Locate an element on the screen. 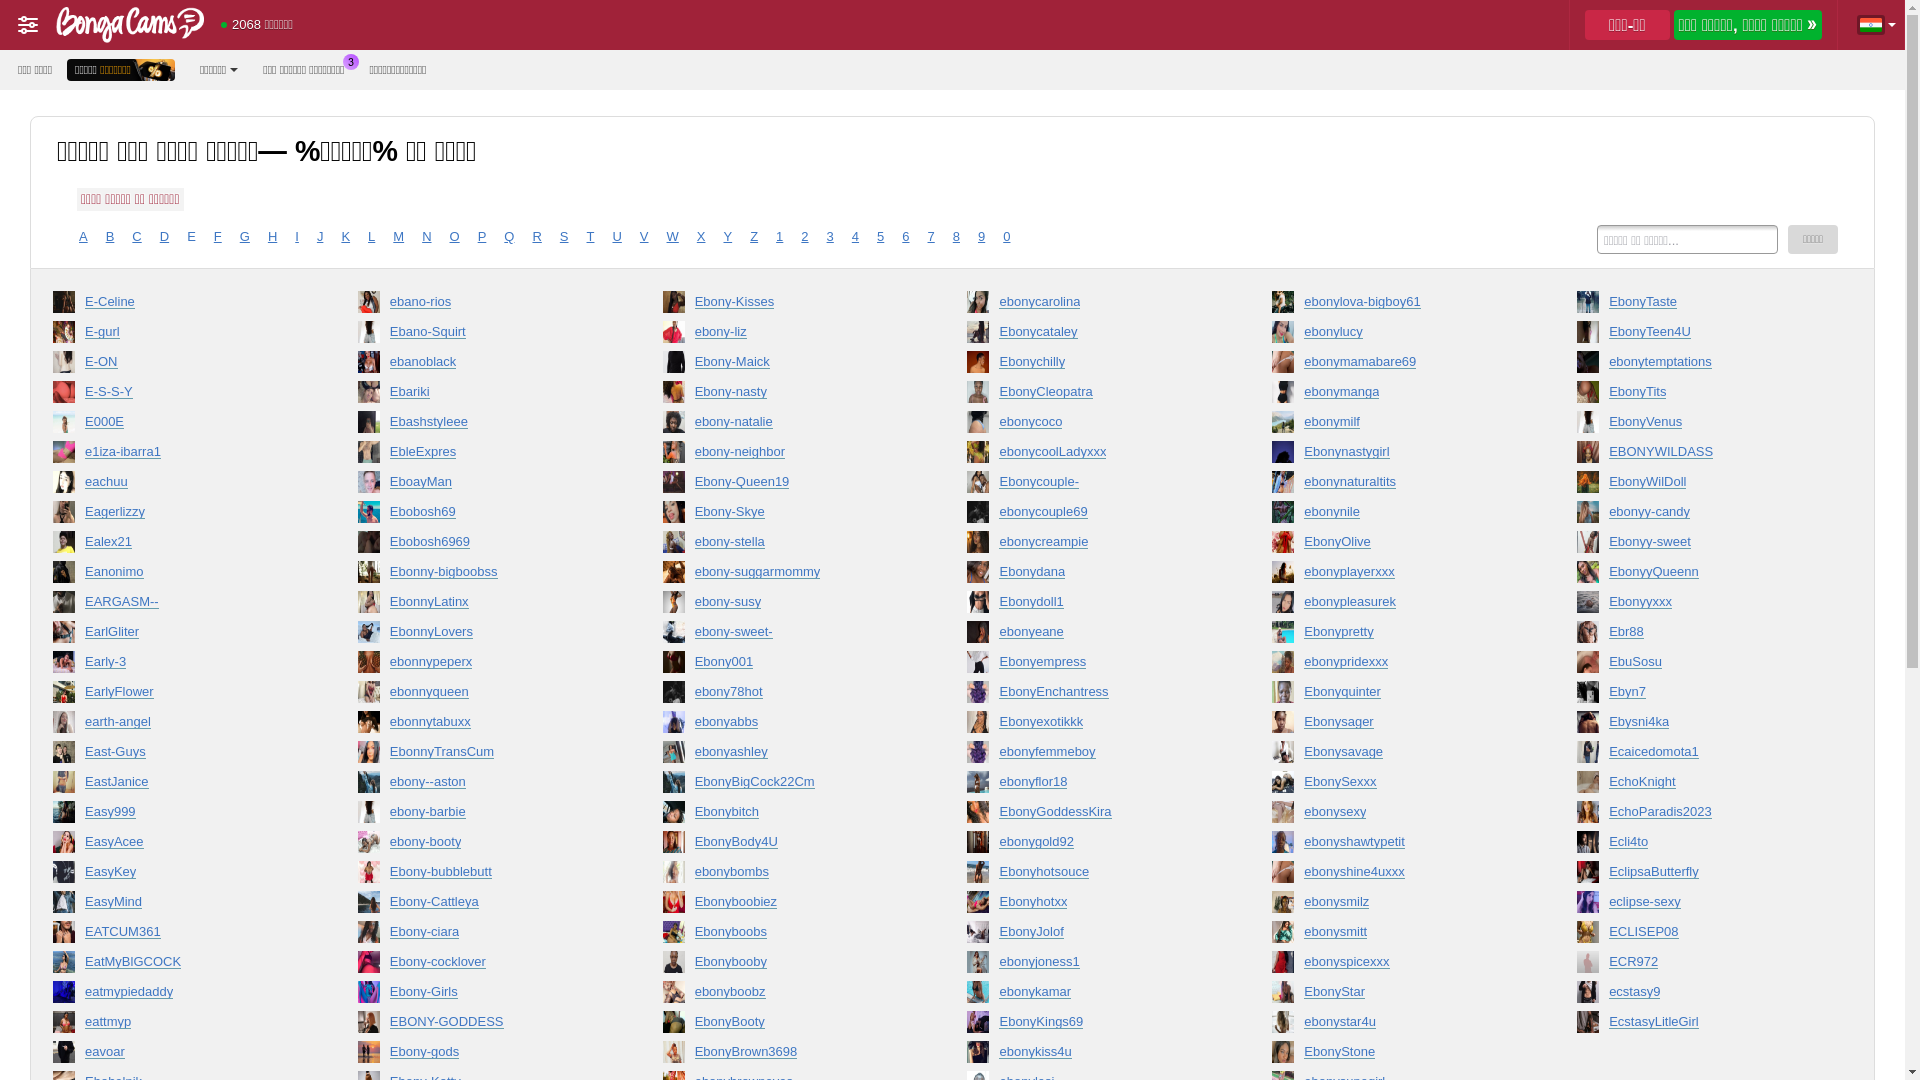  'eachuu' is located at coordinates (177, 486).